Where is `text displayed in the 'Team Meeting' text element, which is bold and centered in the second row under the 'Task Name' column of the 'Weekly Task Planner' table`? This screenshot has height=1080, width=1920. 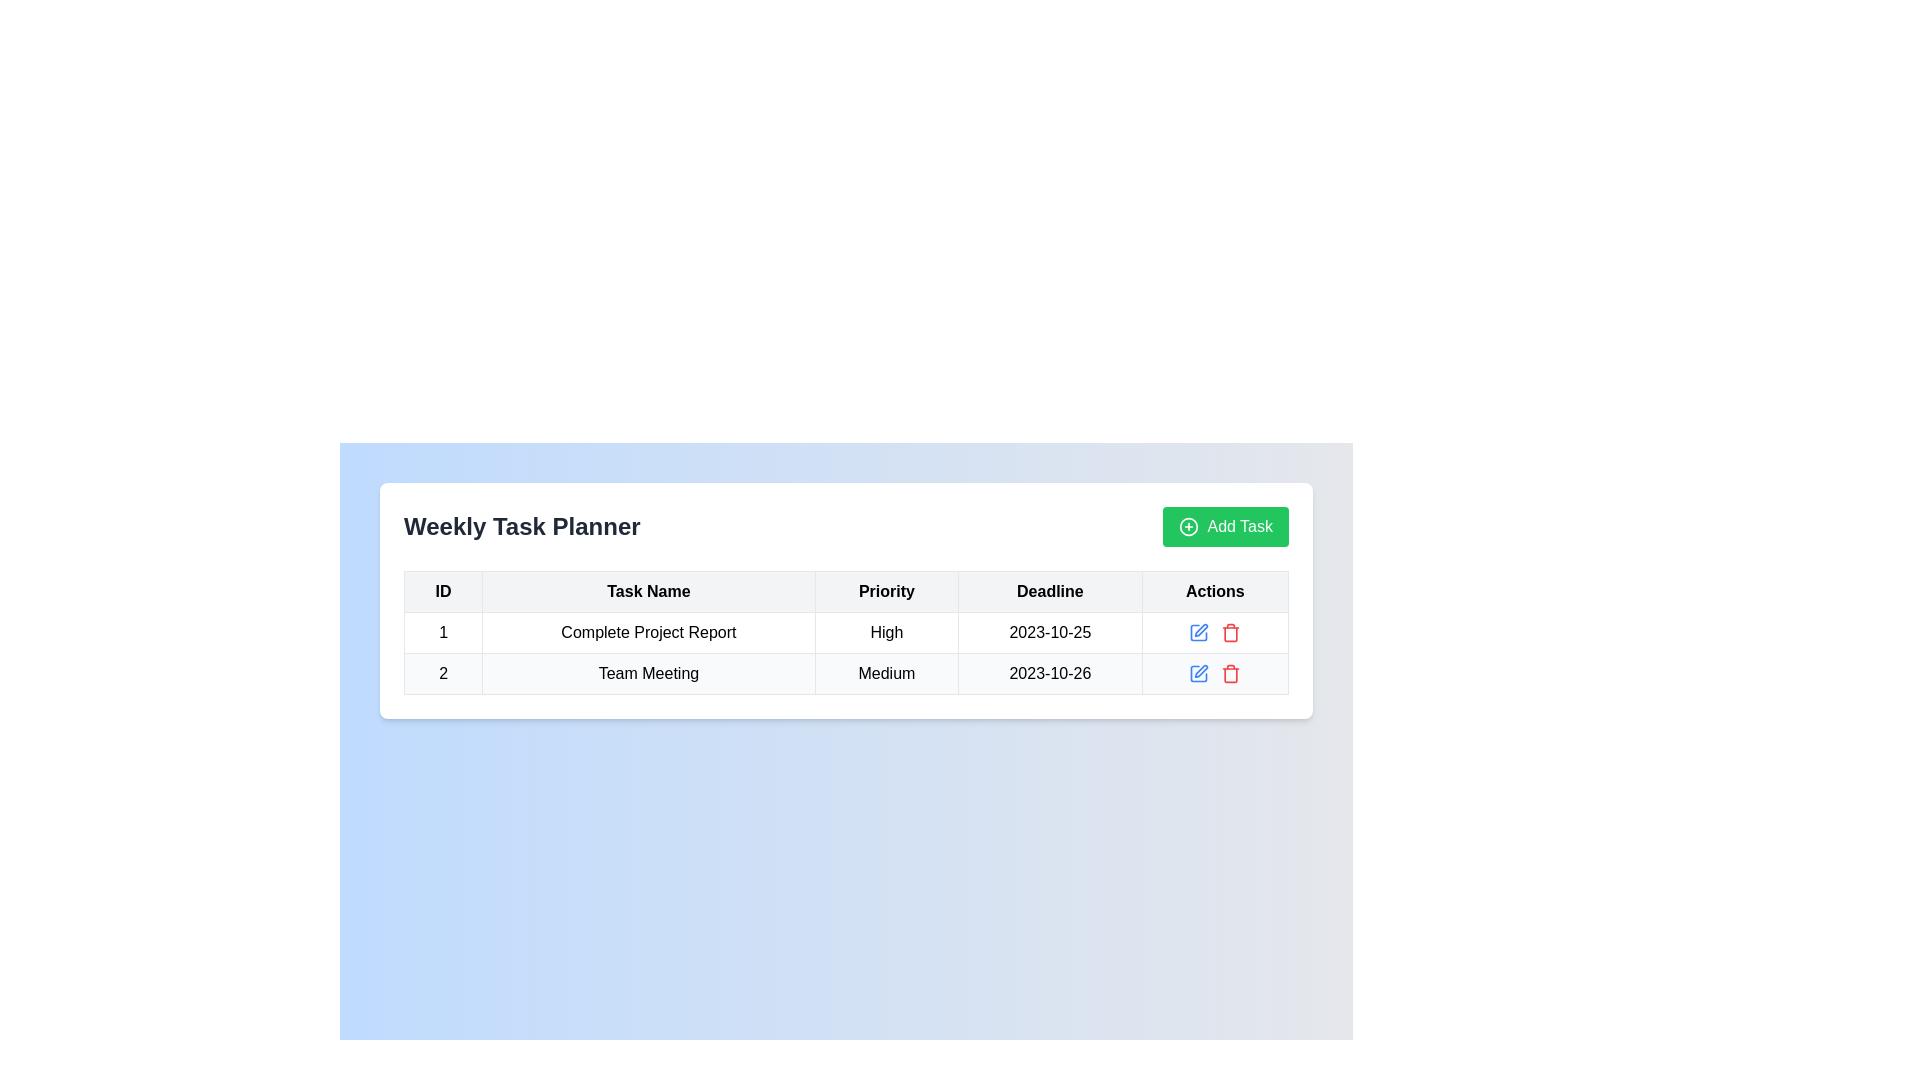
text displayed in the 'Team Meeting' text element, which is bold and centered in the second row under the 'Task Name' column of the 'Weekly Task Planner' table is located at coordinates (648, 674).